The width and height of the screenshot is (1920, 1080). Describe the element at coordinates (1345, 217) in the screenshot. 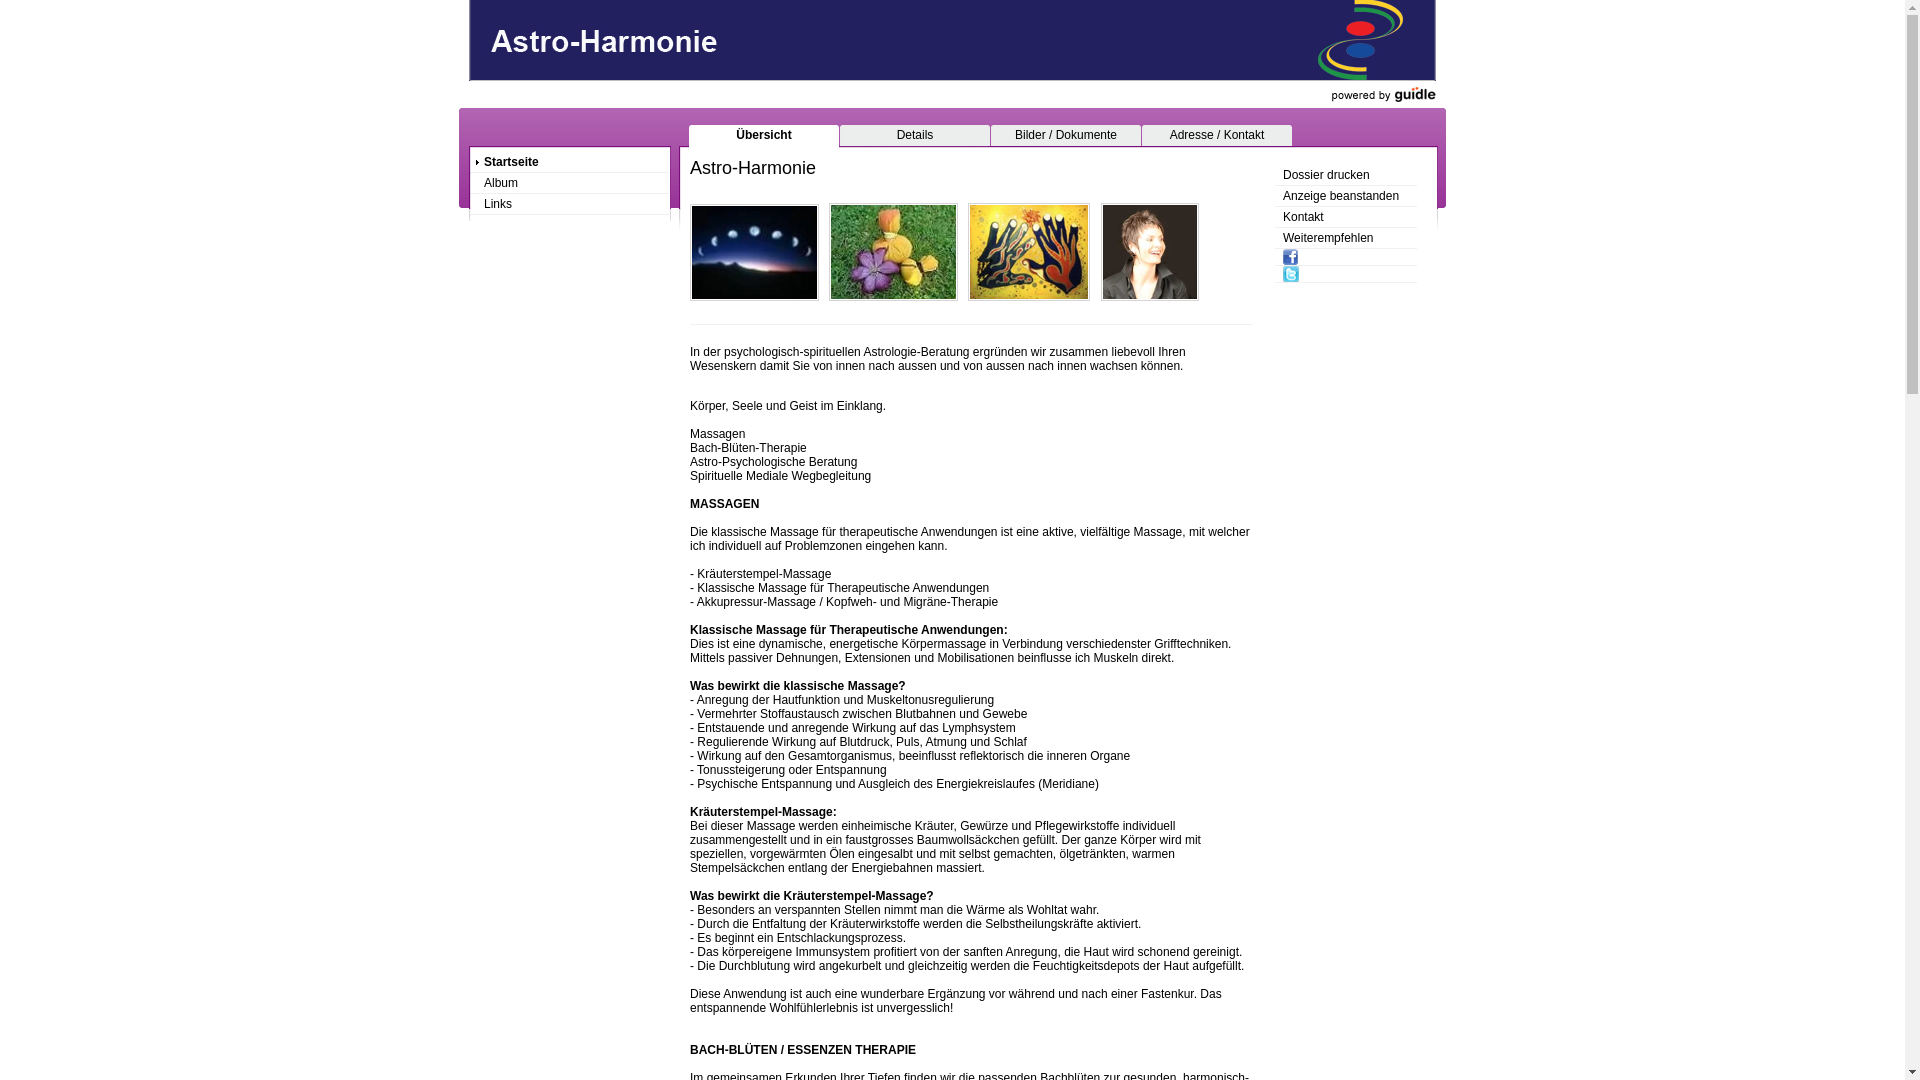

I see `'Kontakt'` at that location.